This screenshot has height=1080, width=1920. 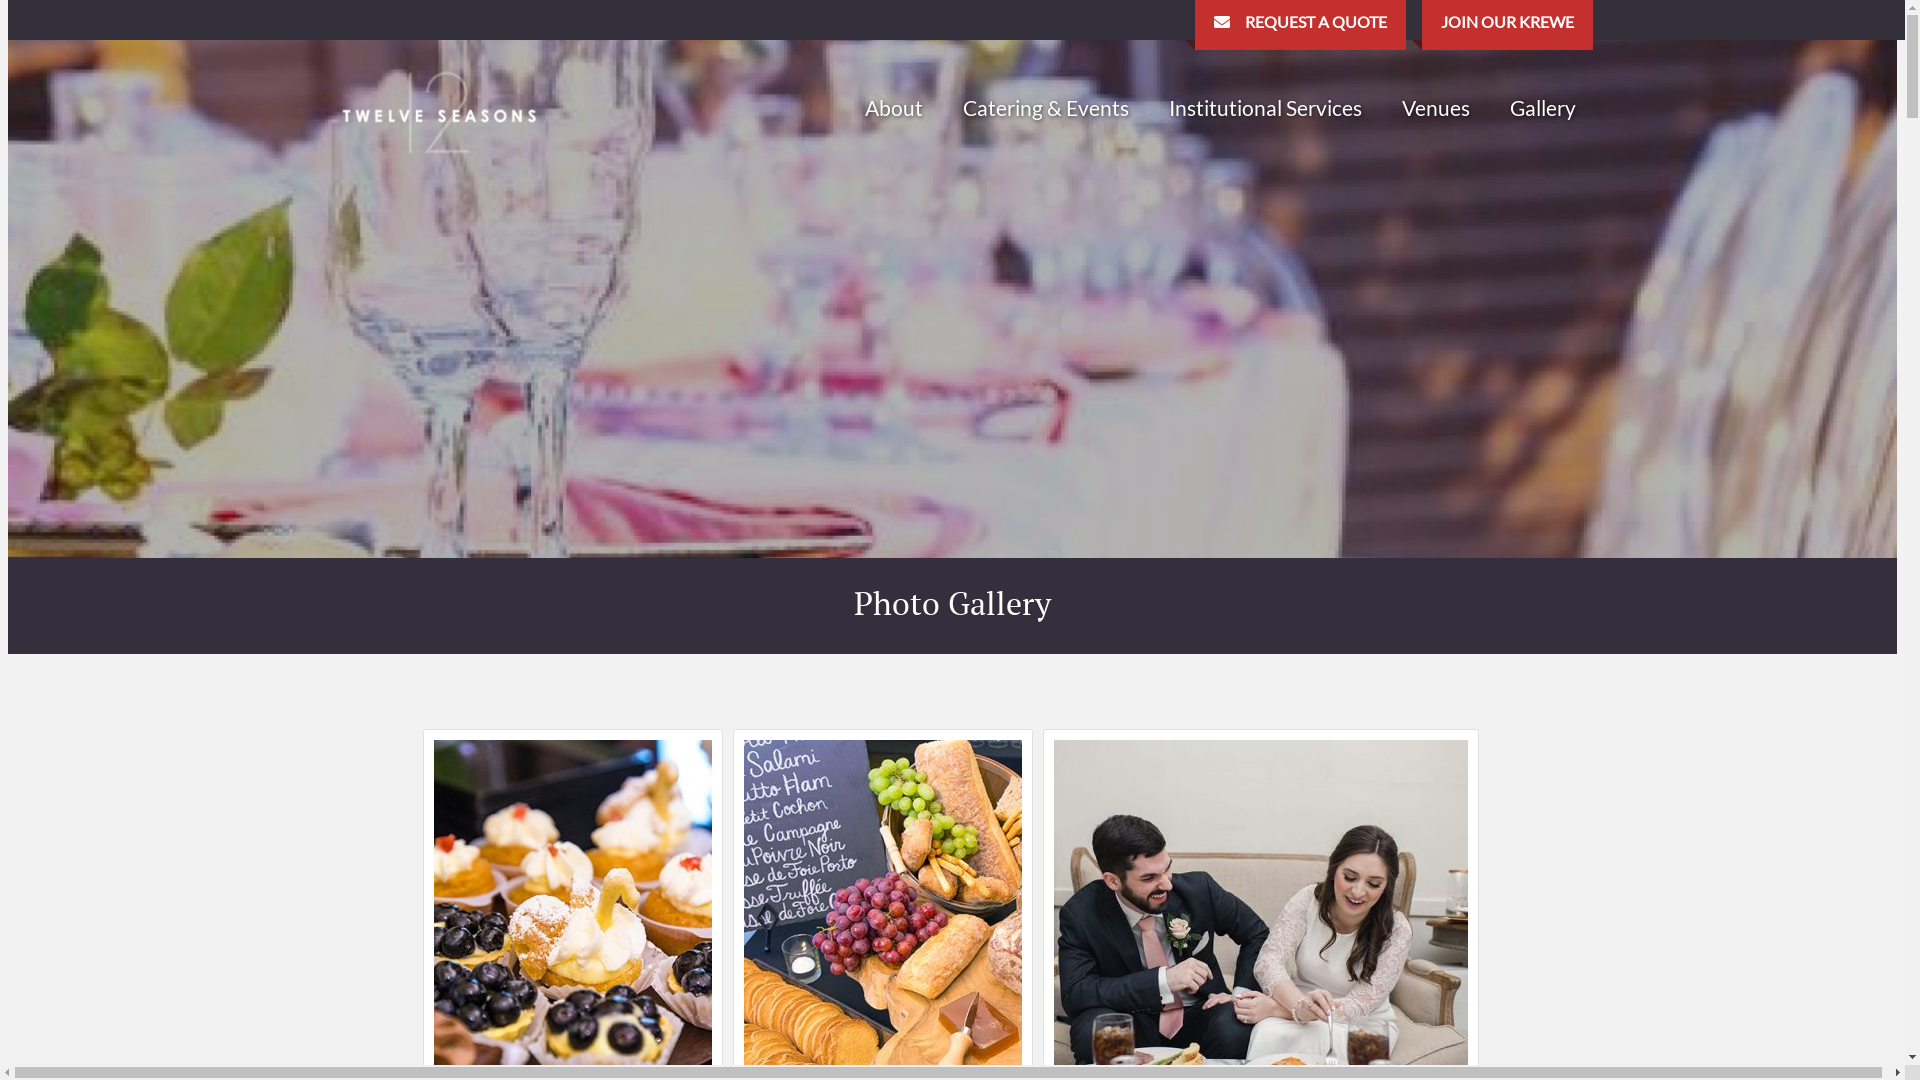 What do you see at coordinates (891, 108) in the screenshot?
I see `'About'` at bounding box center [891, 108].